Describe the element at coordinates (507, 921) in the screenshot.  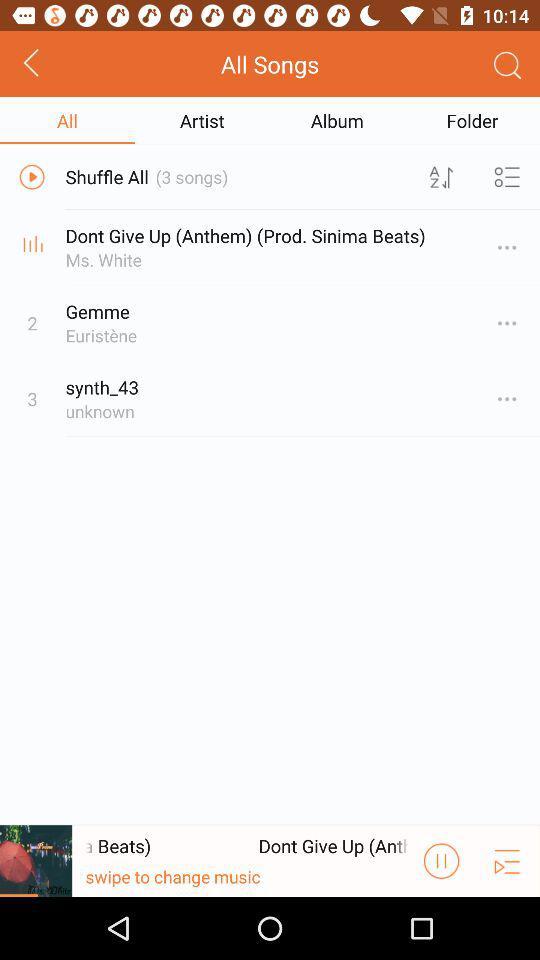
I see `the list icon` at that location.